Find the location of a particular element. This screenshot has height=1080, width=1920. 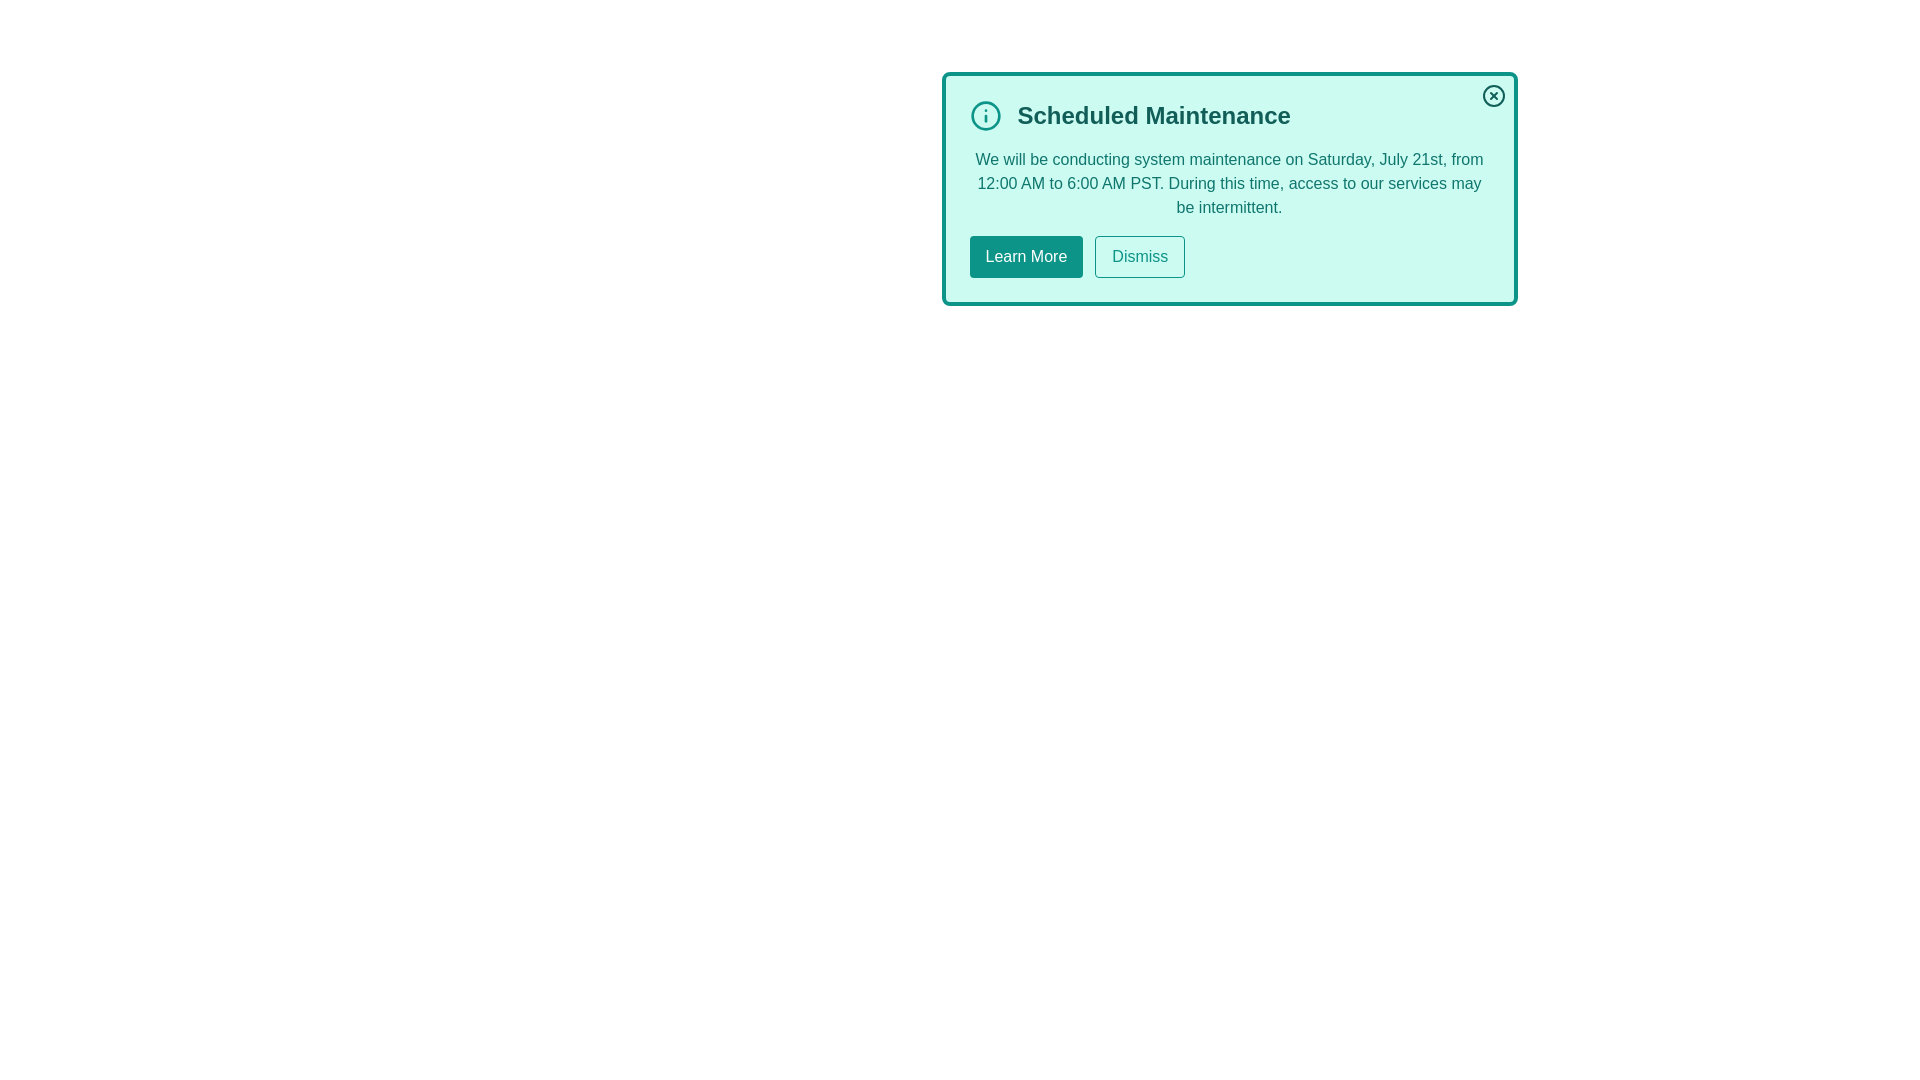

close button to dismiss the alert is located at coordinates (1493, 96).